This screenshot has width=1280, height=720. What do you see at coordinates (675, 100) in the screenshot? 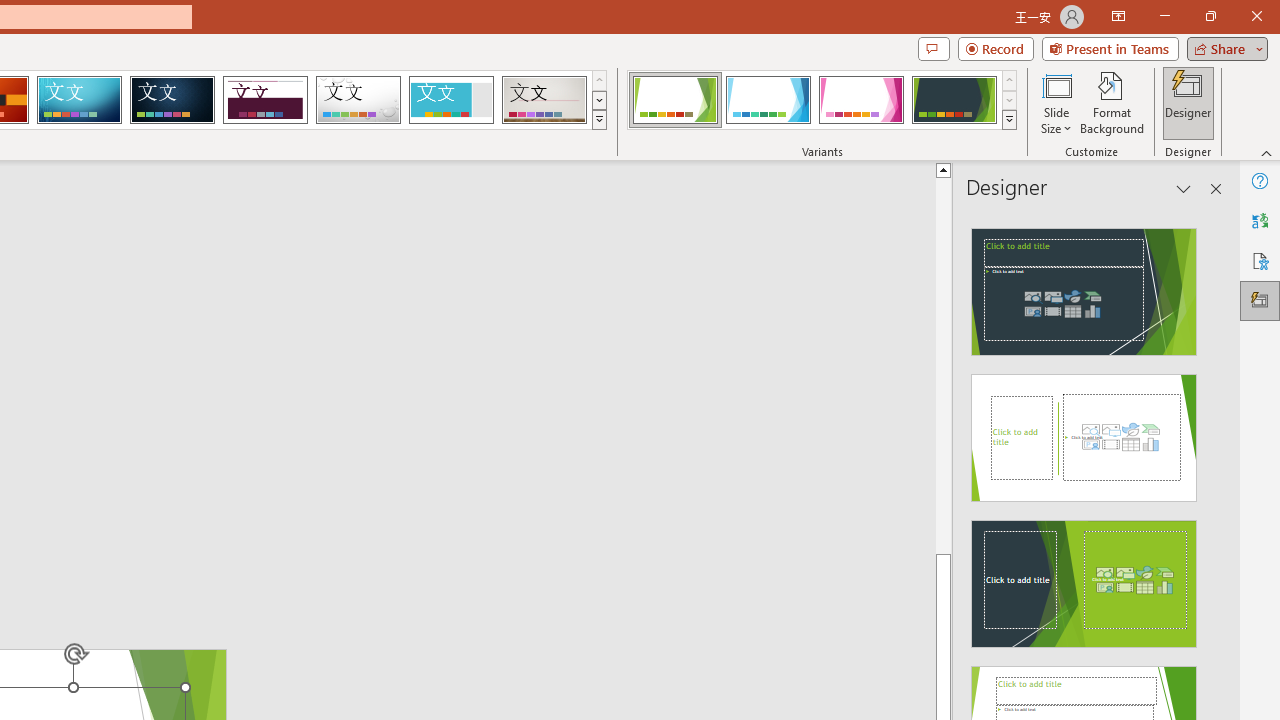
I see `'Facet Variant 1'` at bounding box center [675, 100].